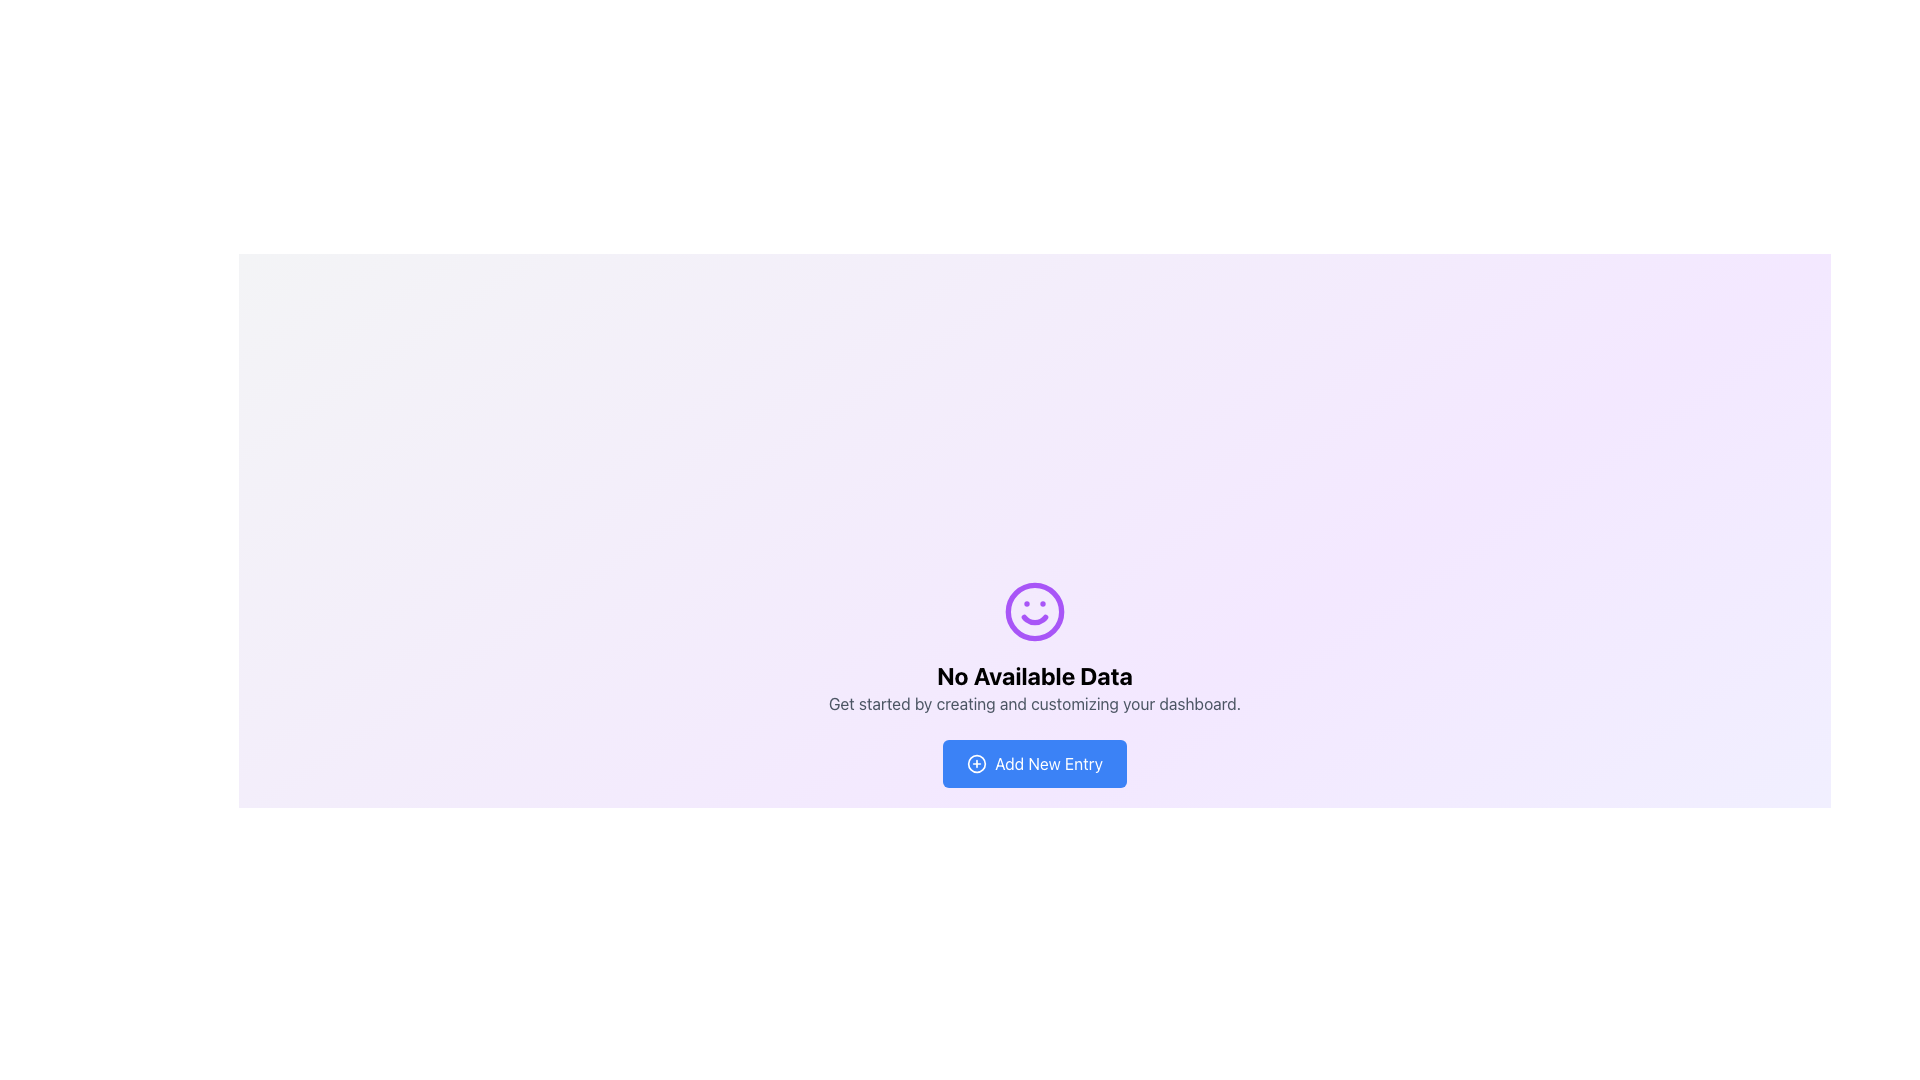 This screenshot has width=1920, height=1080. Describe the element at coordinates (1035, 611) in the screenshot. I see `the smiley face icon located above the 'No Available Data' text, which serves as a decorative element in the interface` at that location.